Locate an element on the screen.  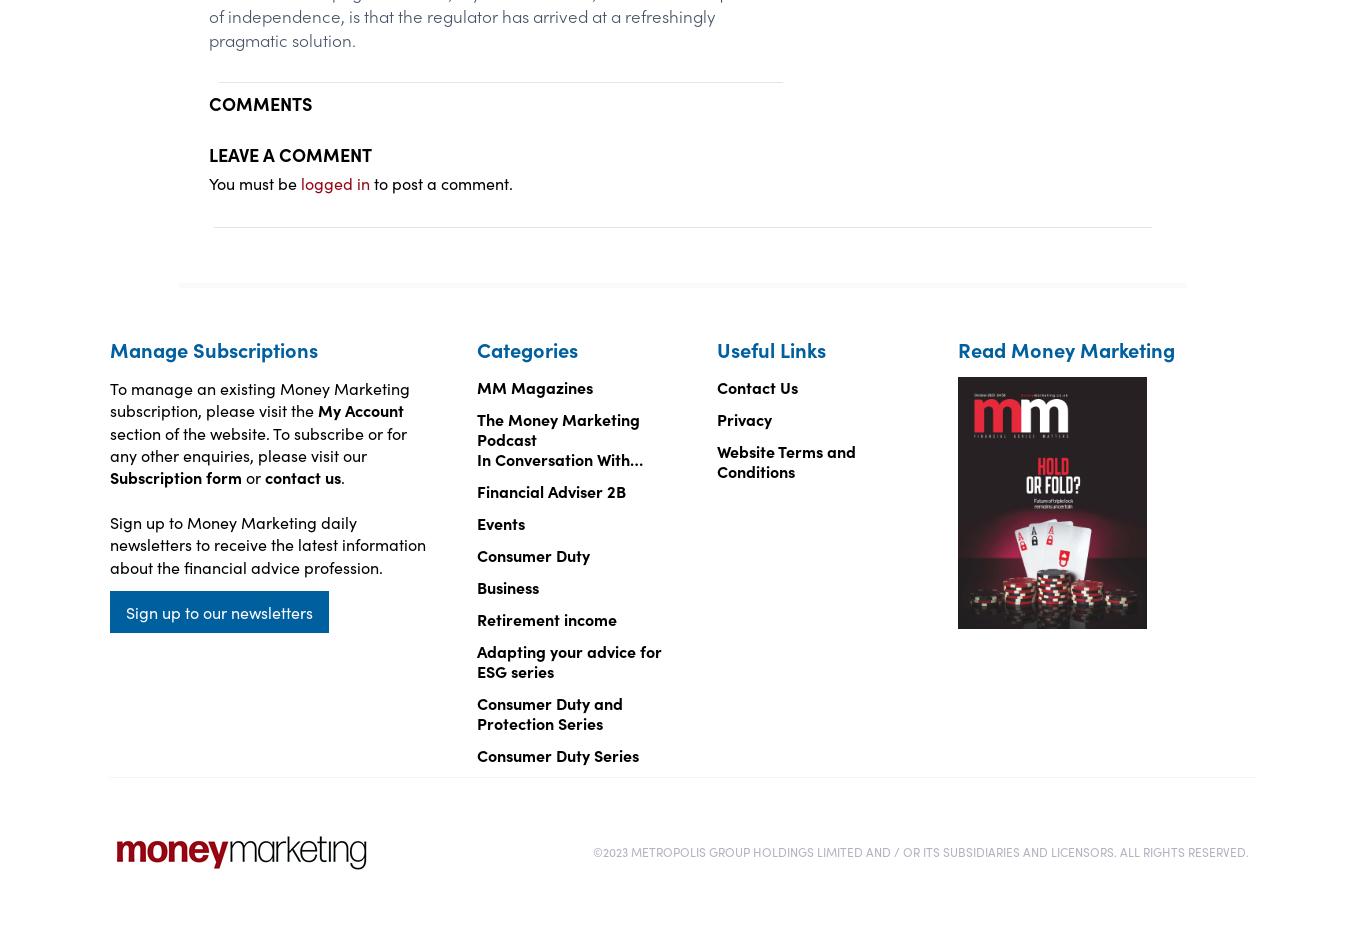
'Financial Adviser 2B' is located at coordinates (477, 489).